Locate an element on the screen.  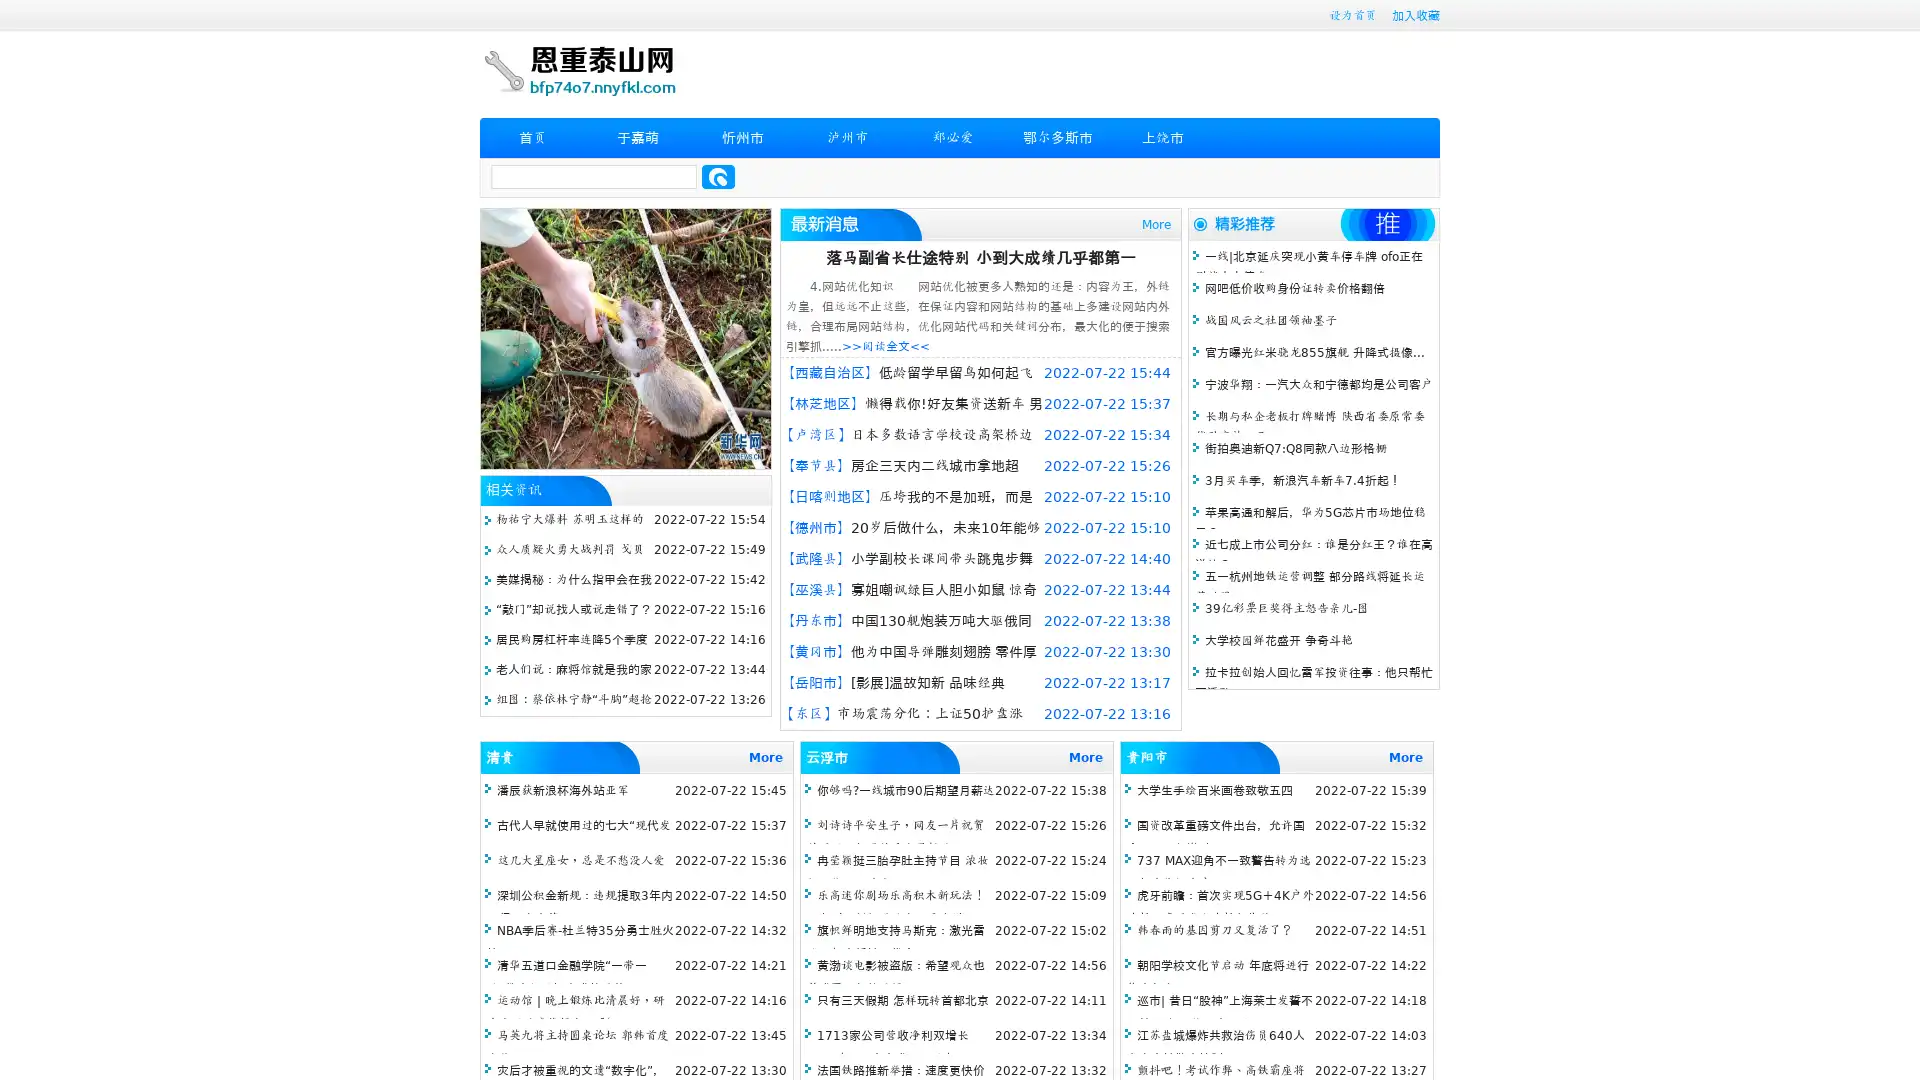
Search is located at coordinates (718, 176).